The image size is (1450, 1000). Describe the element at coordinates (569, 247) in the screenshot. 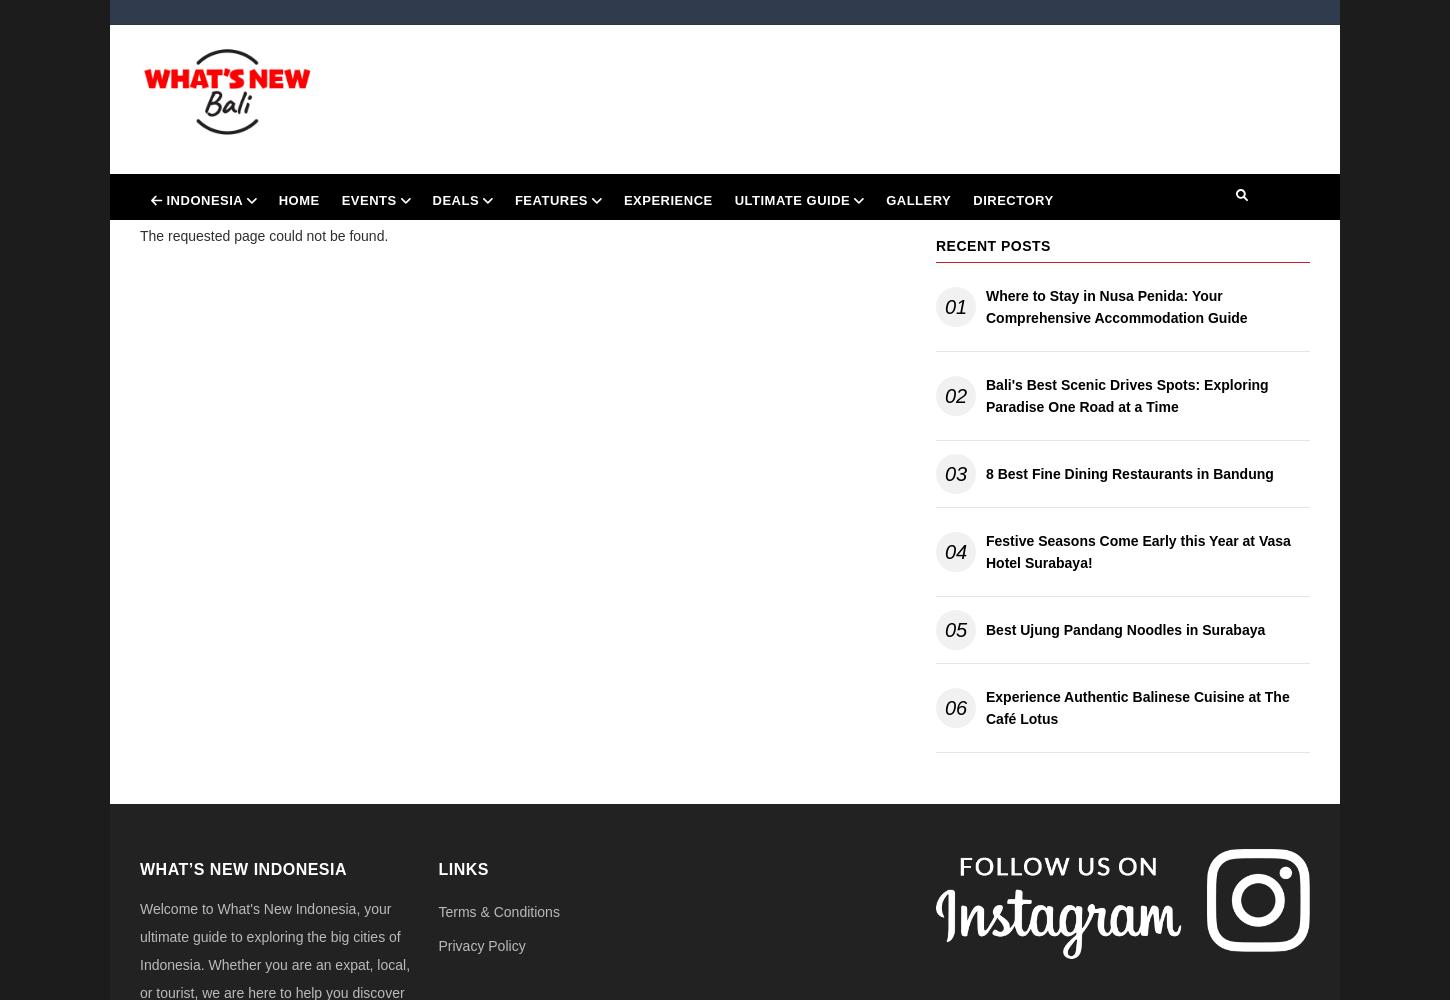

I see `'Dine & Drink'` at that location.